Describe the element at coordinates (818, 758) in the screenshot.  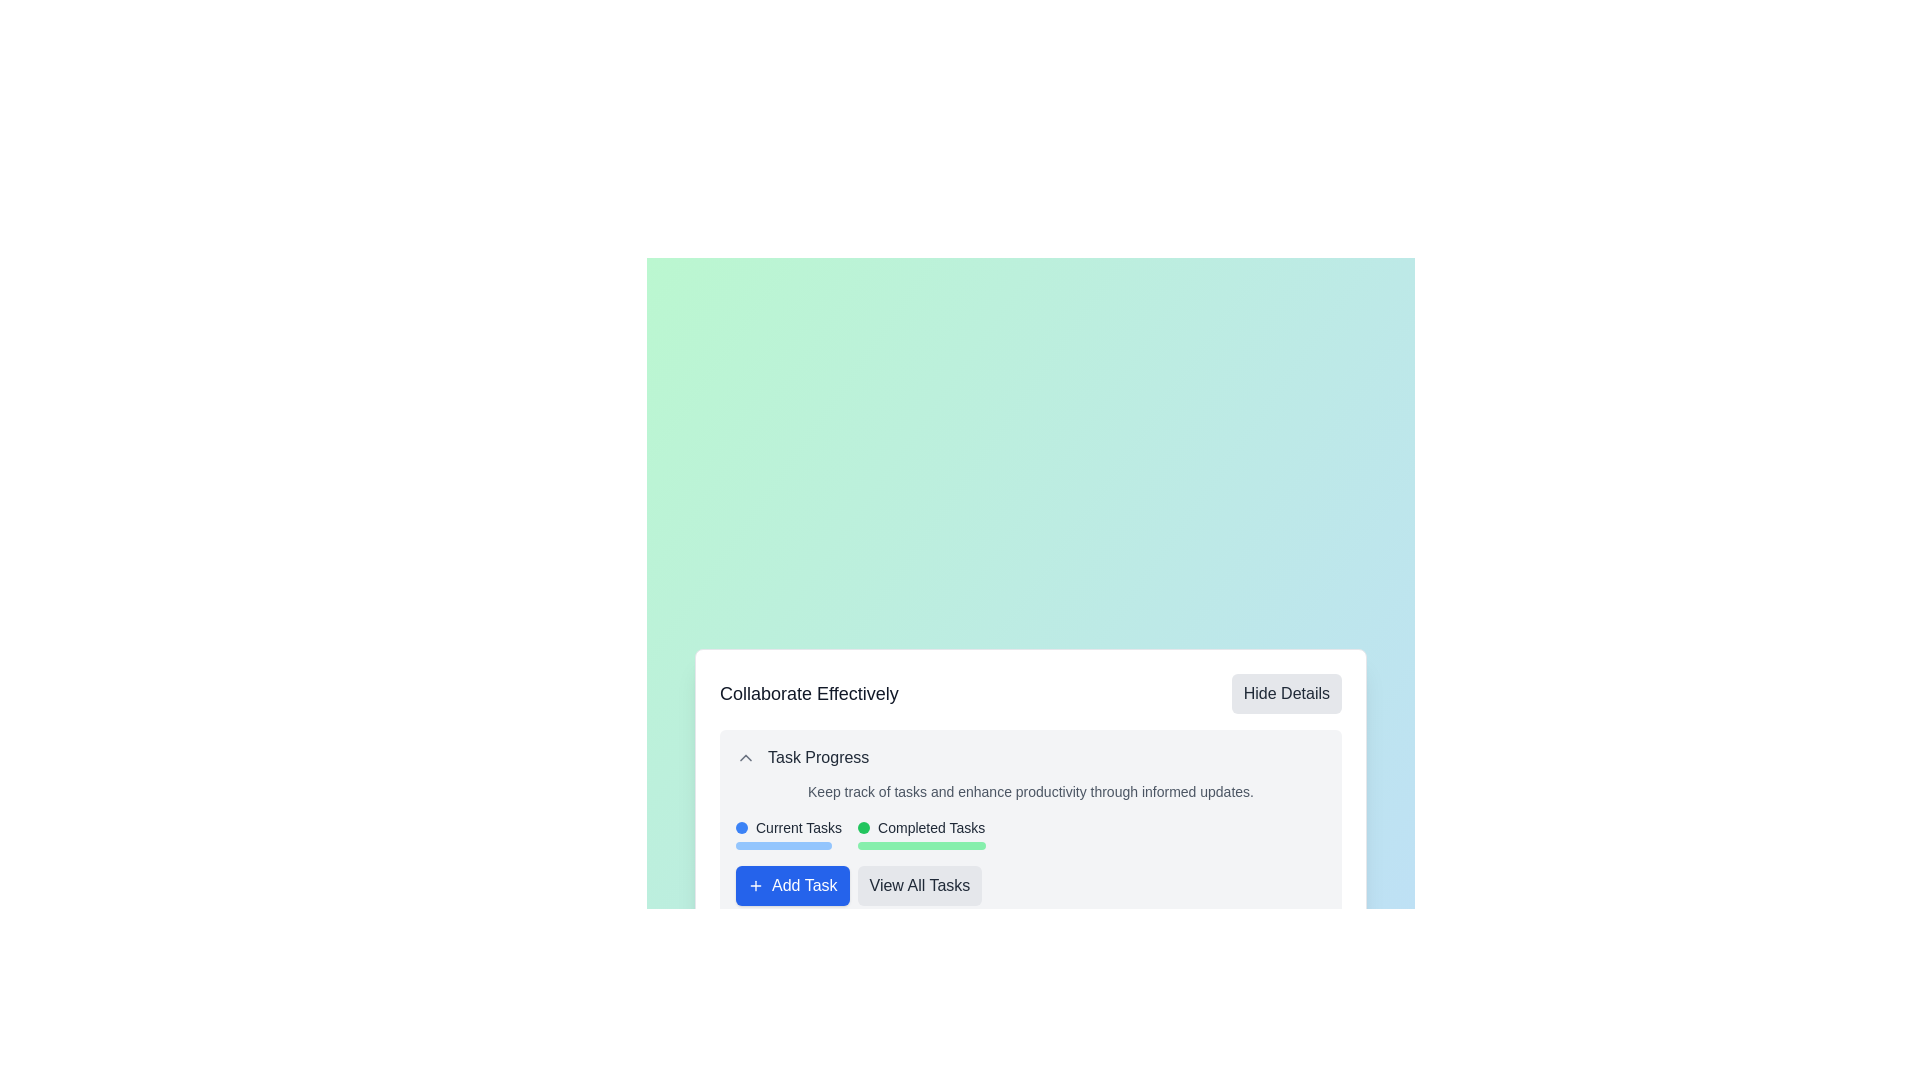
I see `the 'Task Progress' text label, which is styled in gray font and positioned in the header section under 'Collaborate Effectively'` at that location.